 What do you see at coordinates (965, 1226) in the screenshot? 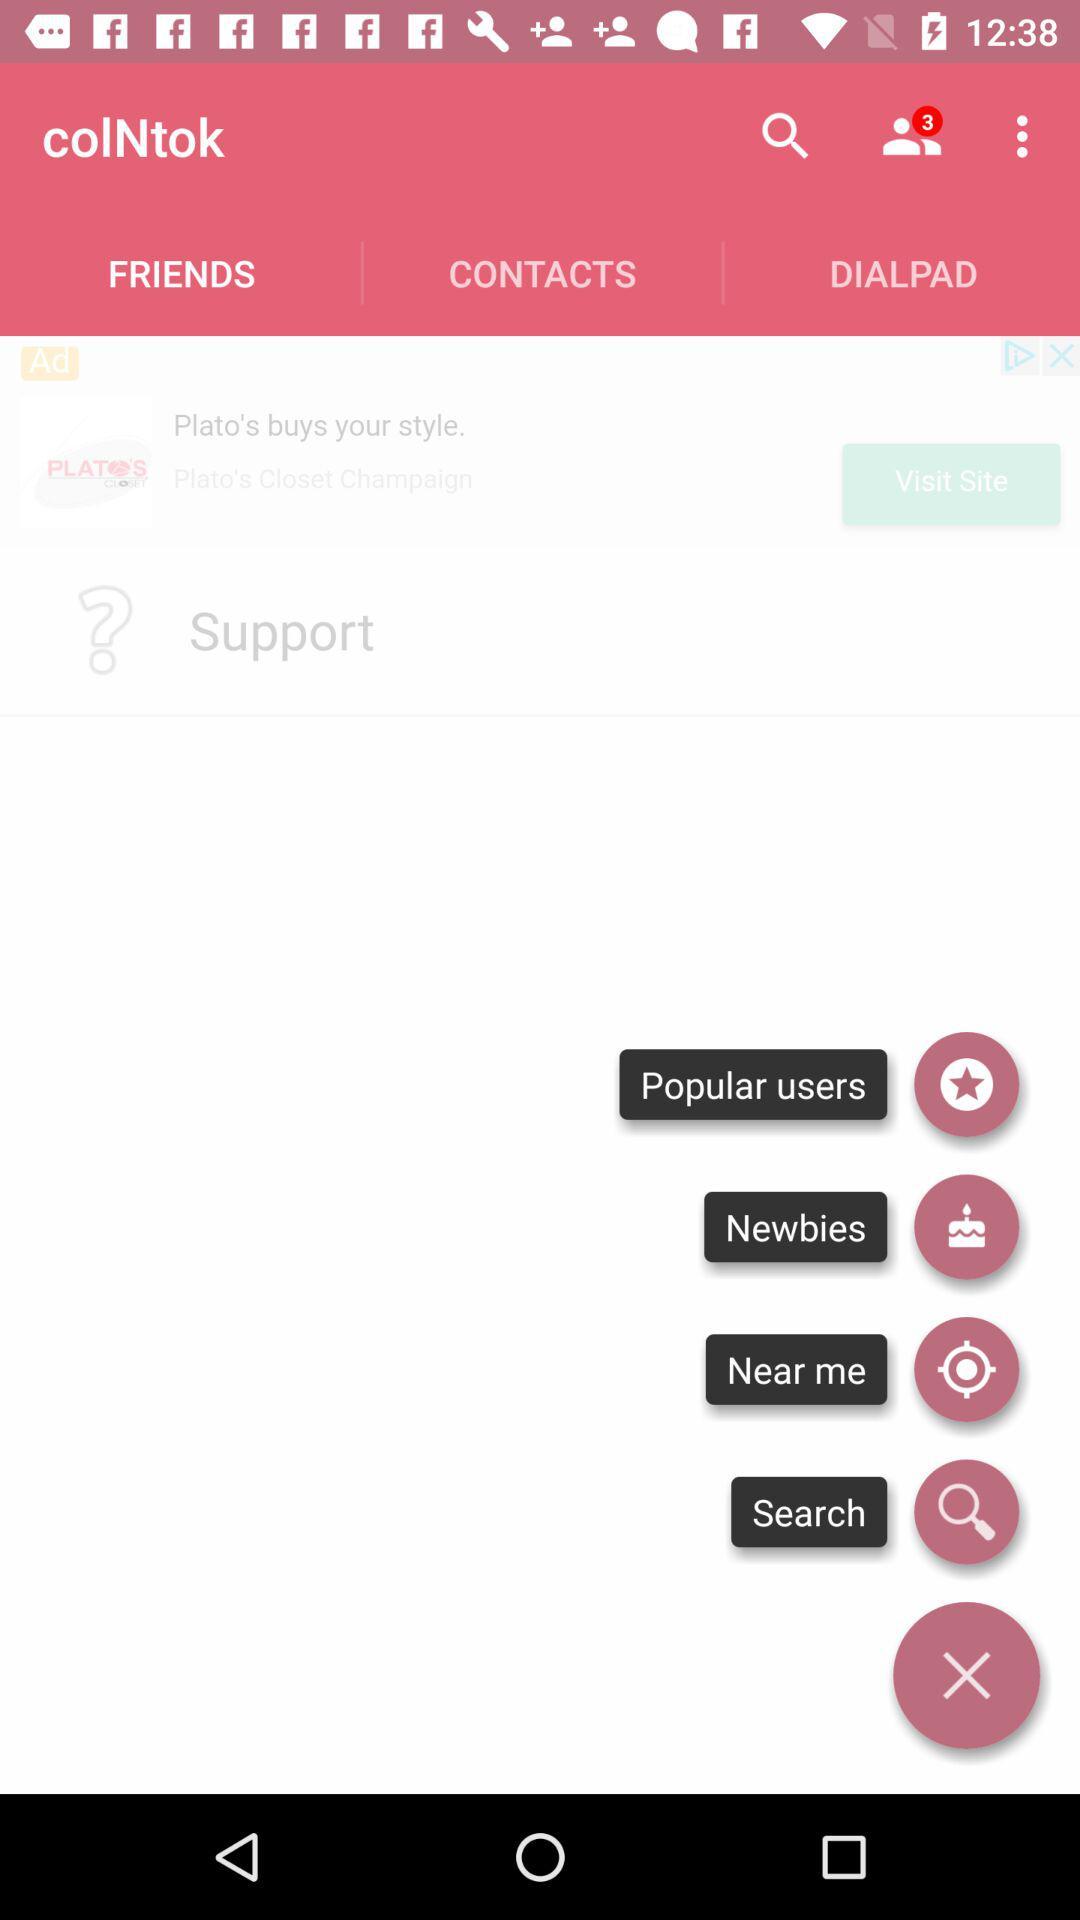
I see `the gift icon` at bounding box center [965, 1226].